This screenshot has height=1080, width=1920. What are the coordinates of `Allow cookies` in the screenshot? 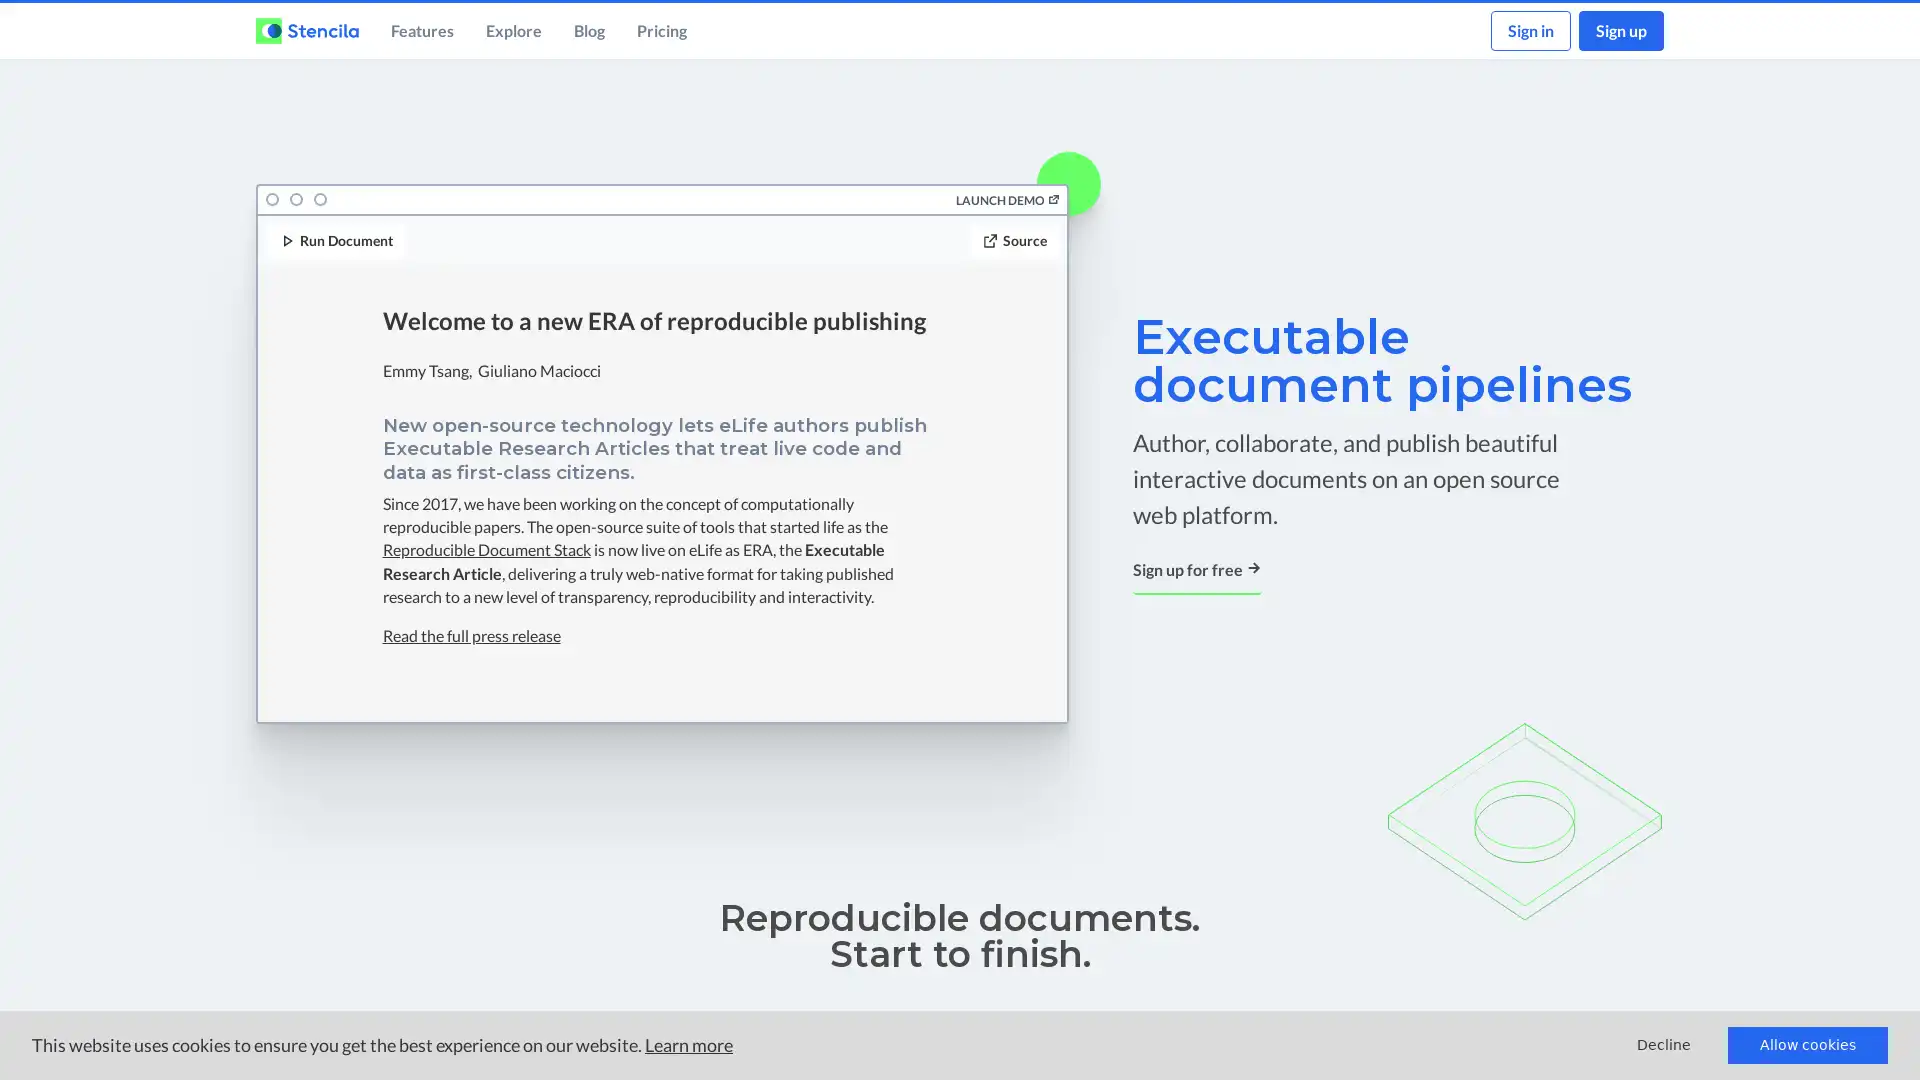 It's located at (1808, 1044).